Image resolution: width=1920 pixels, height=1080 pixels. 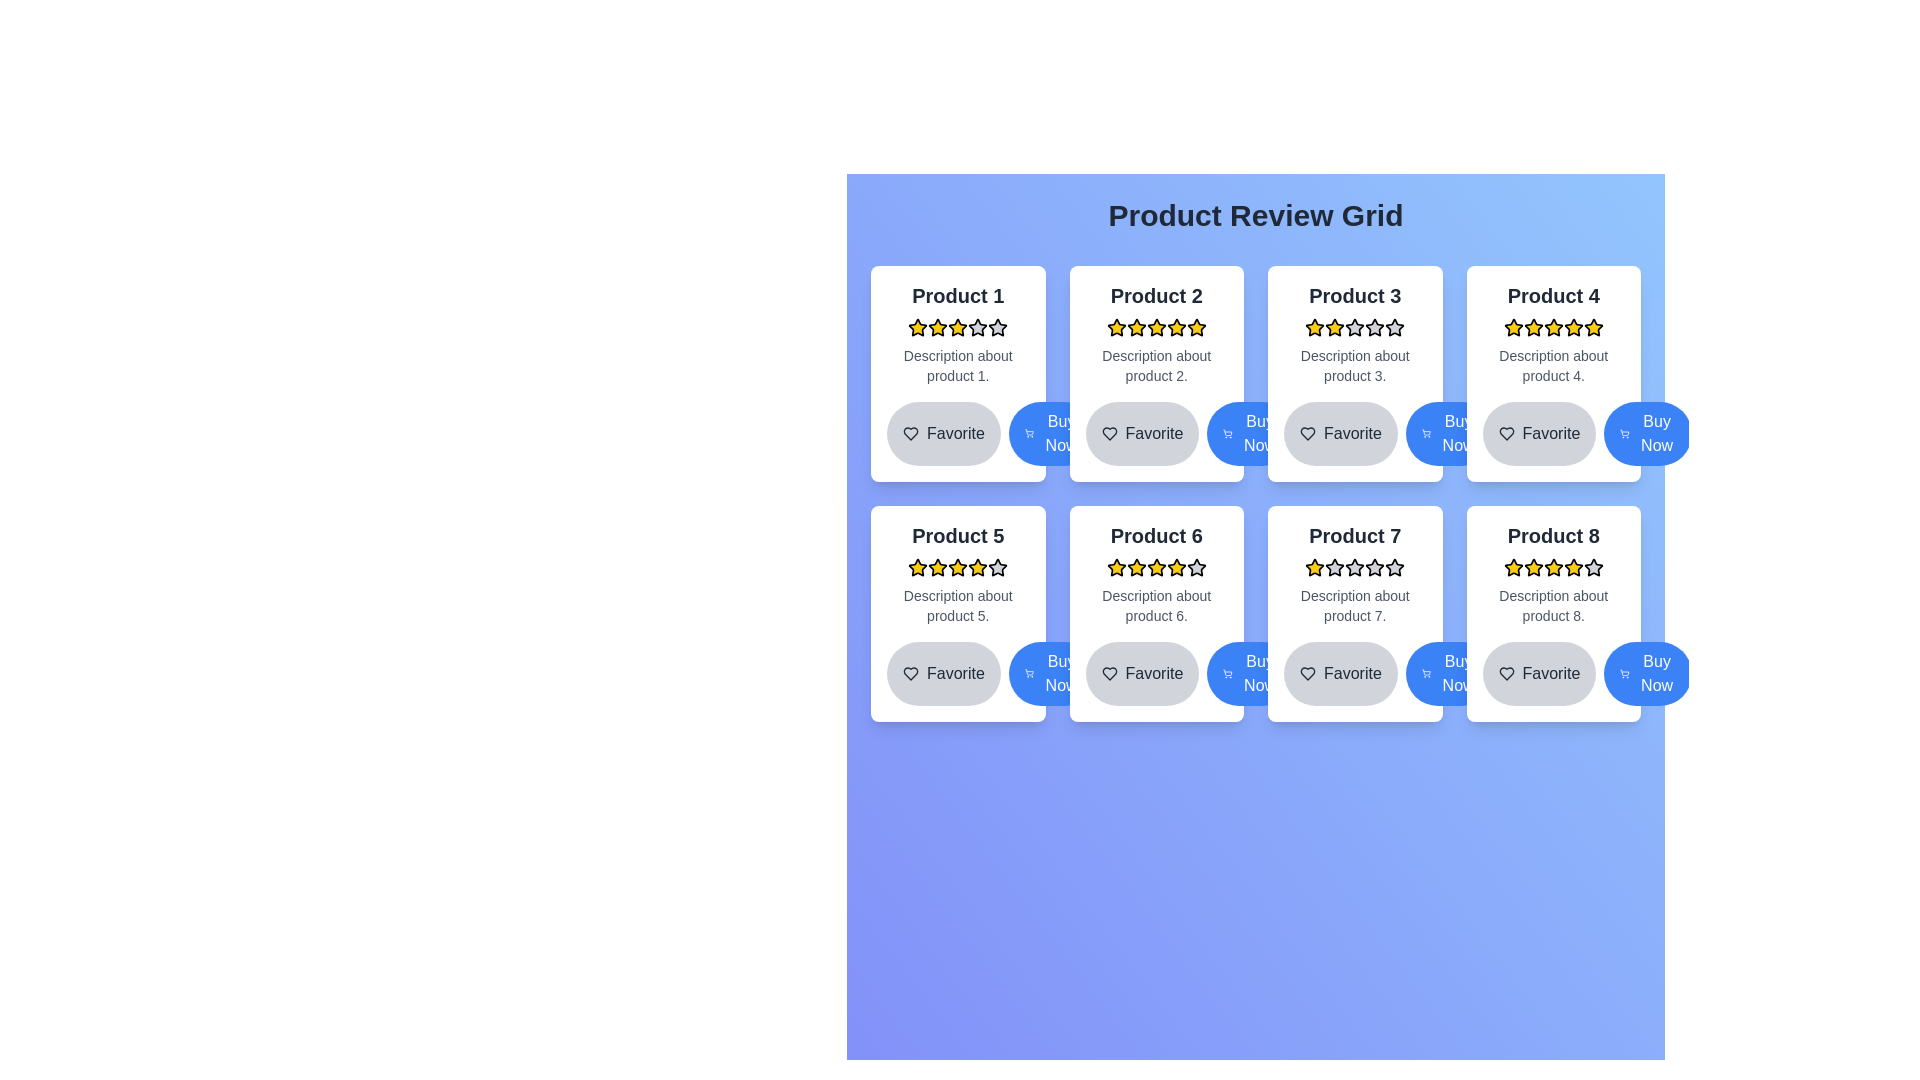 What do you see at coordinates (1552, 567) in the screenshot?
I see `the fifth star icon in the star rating system for 'Product 8', which is located in the bottom-right corner of the grid` at bounding box center [1552, 567].